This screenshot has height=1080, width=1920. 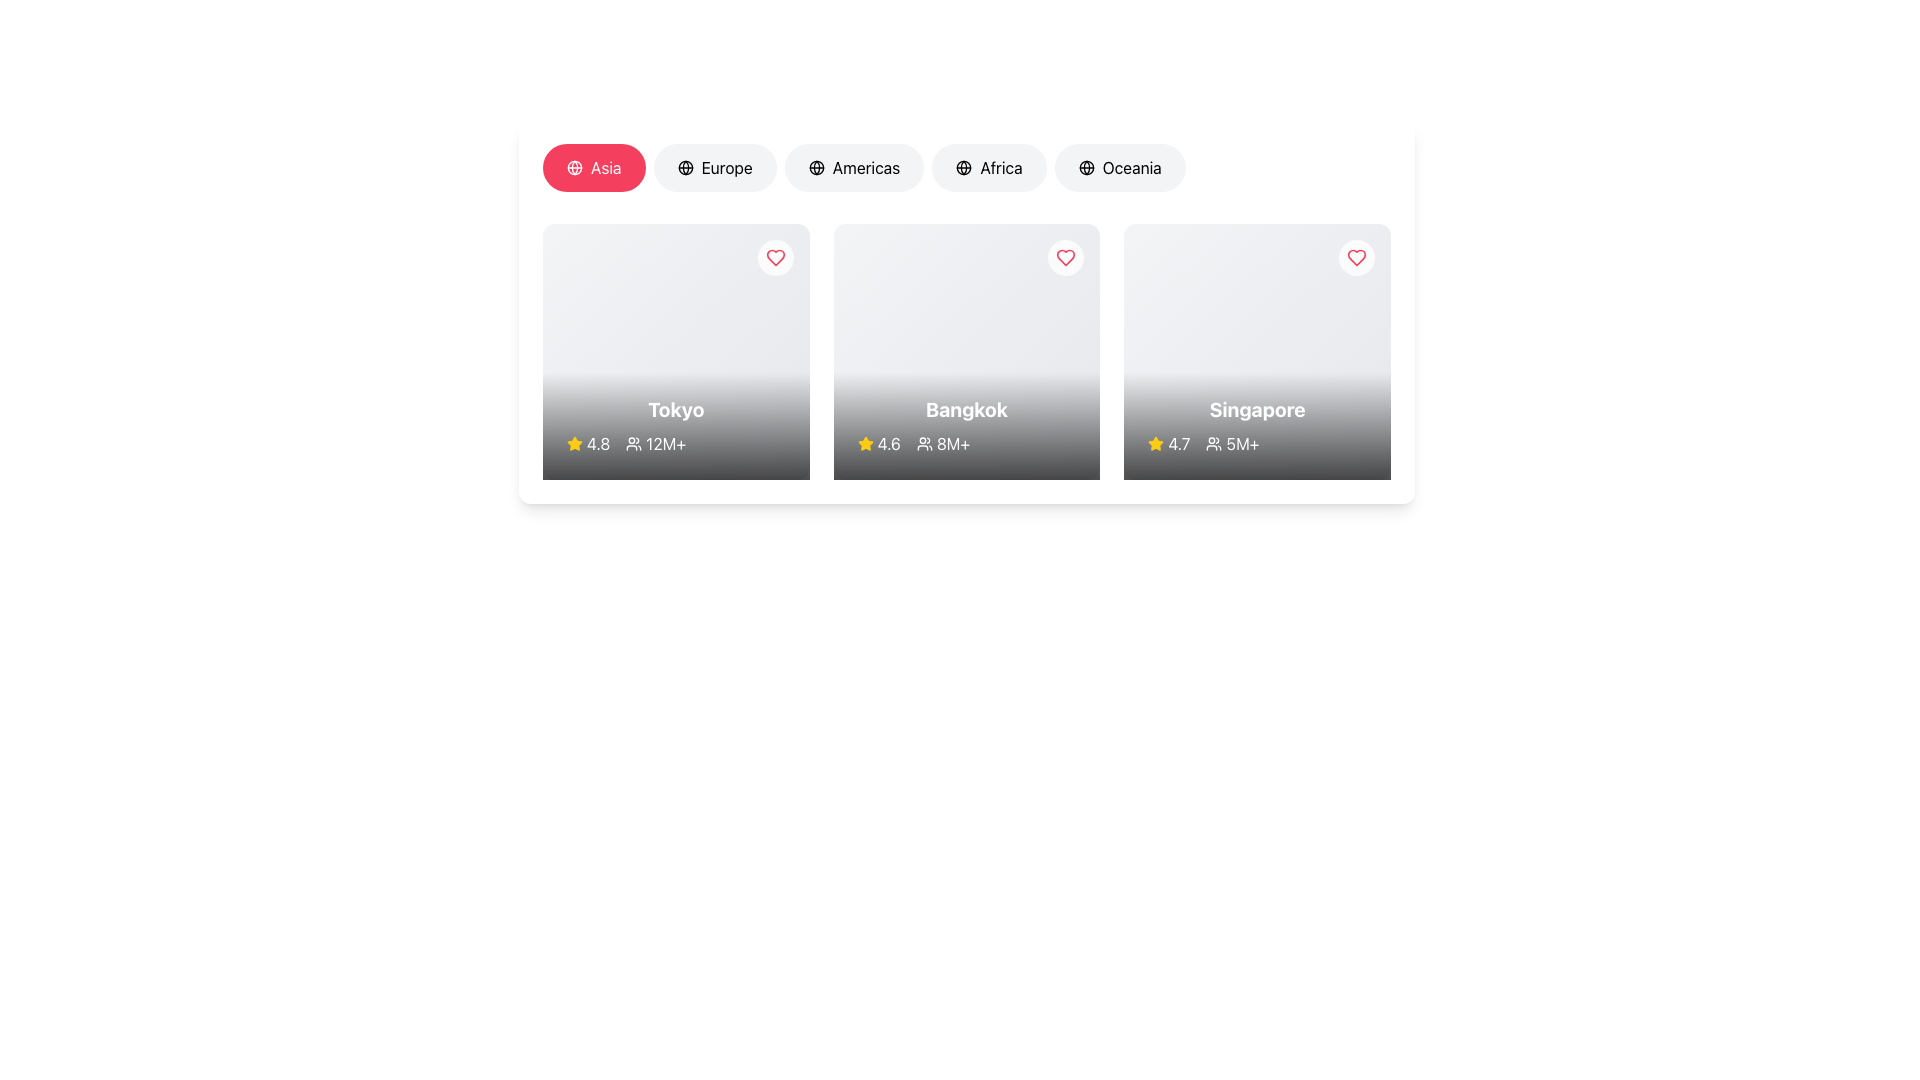 What do you see at coordinates (605, 167) in the screenshot?
I see `the 'Asia' region filter button located in the horizontal navigation bar at the top-left corner of the page` at bounding box center [605, 167].